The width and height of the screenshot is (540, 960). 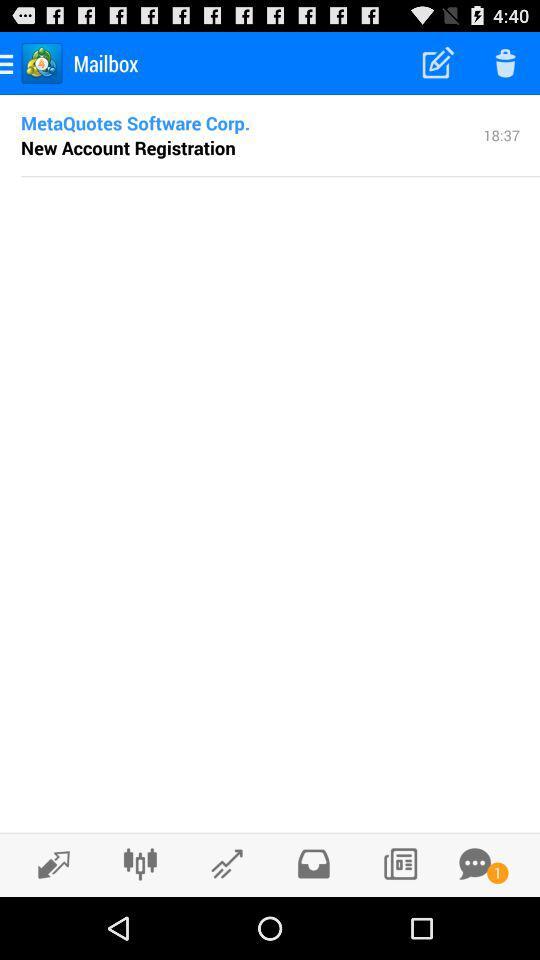 I want to click on item below metaquotes software corp. icon, so click(x=128, y=146).